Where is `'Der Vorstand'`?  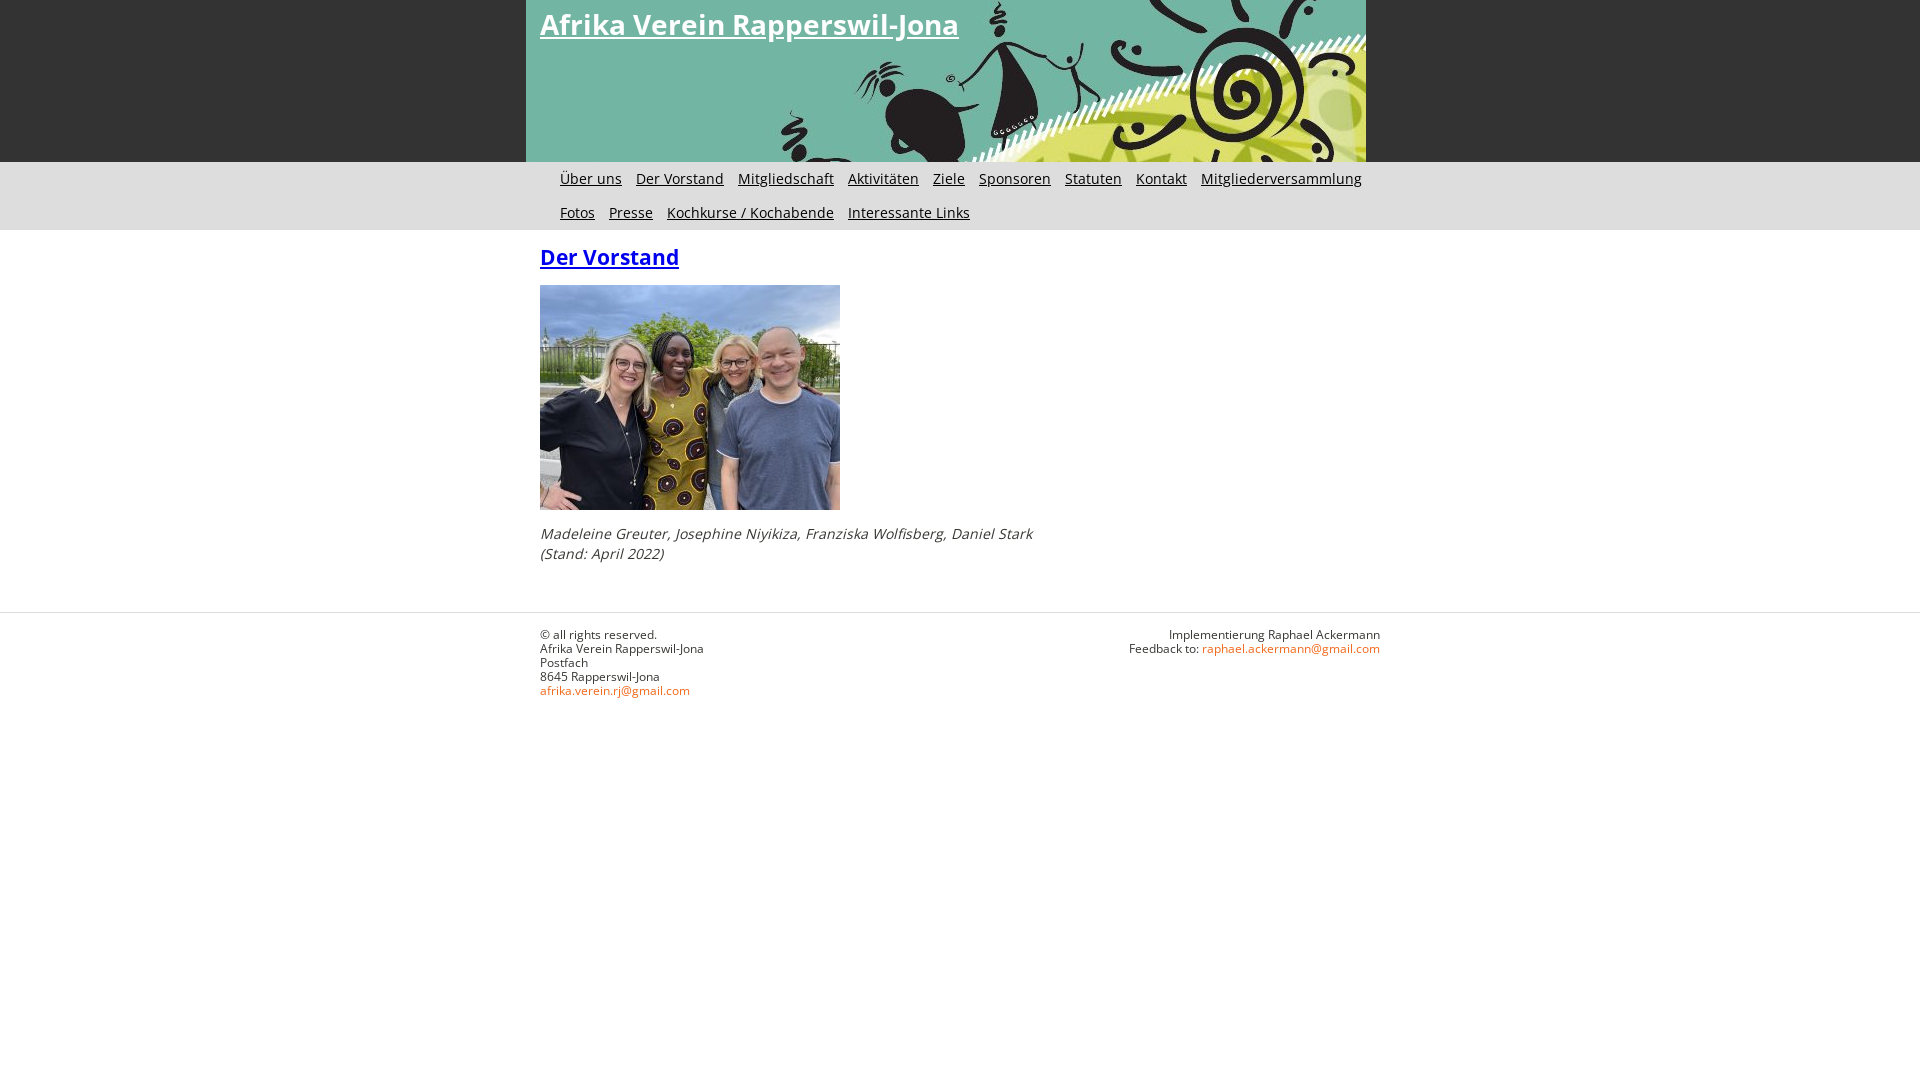 'Der Vorstand' is located at coordinates (539, 256).